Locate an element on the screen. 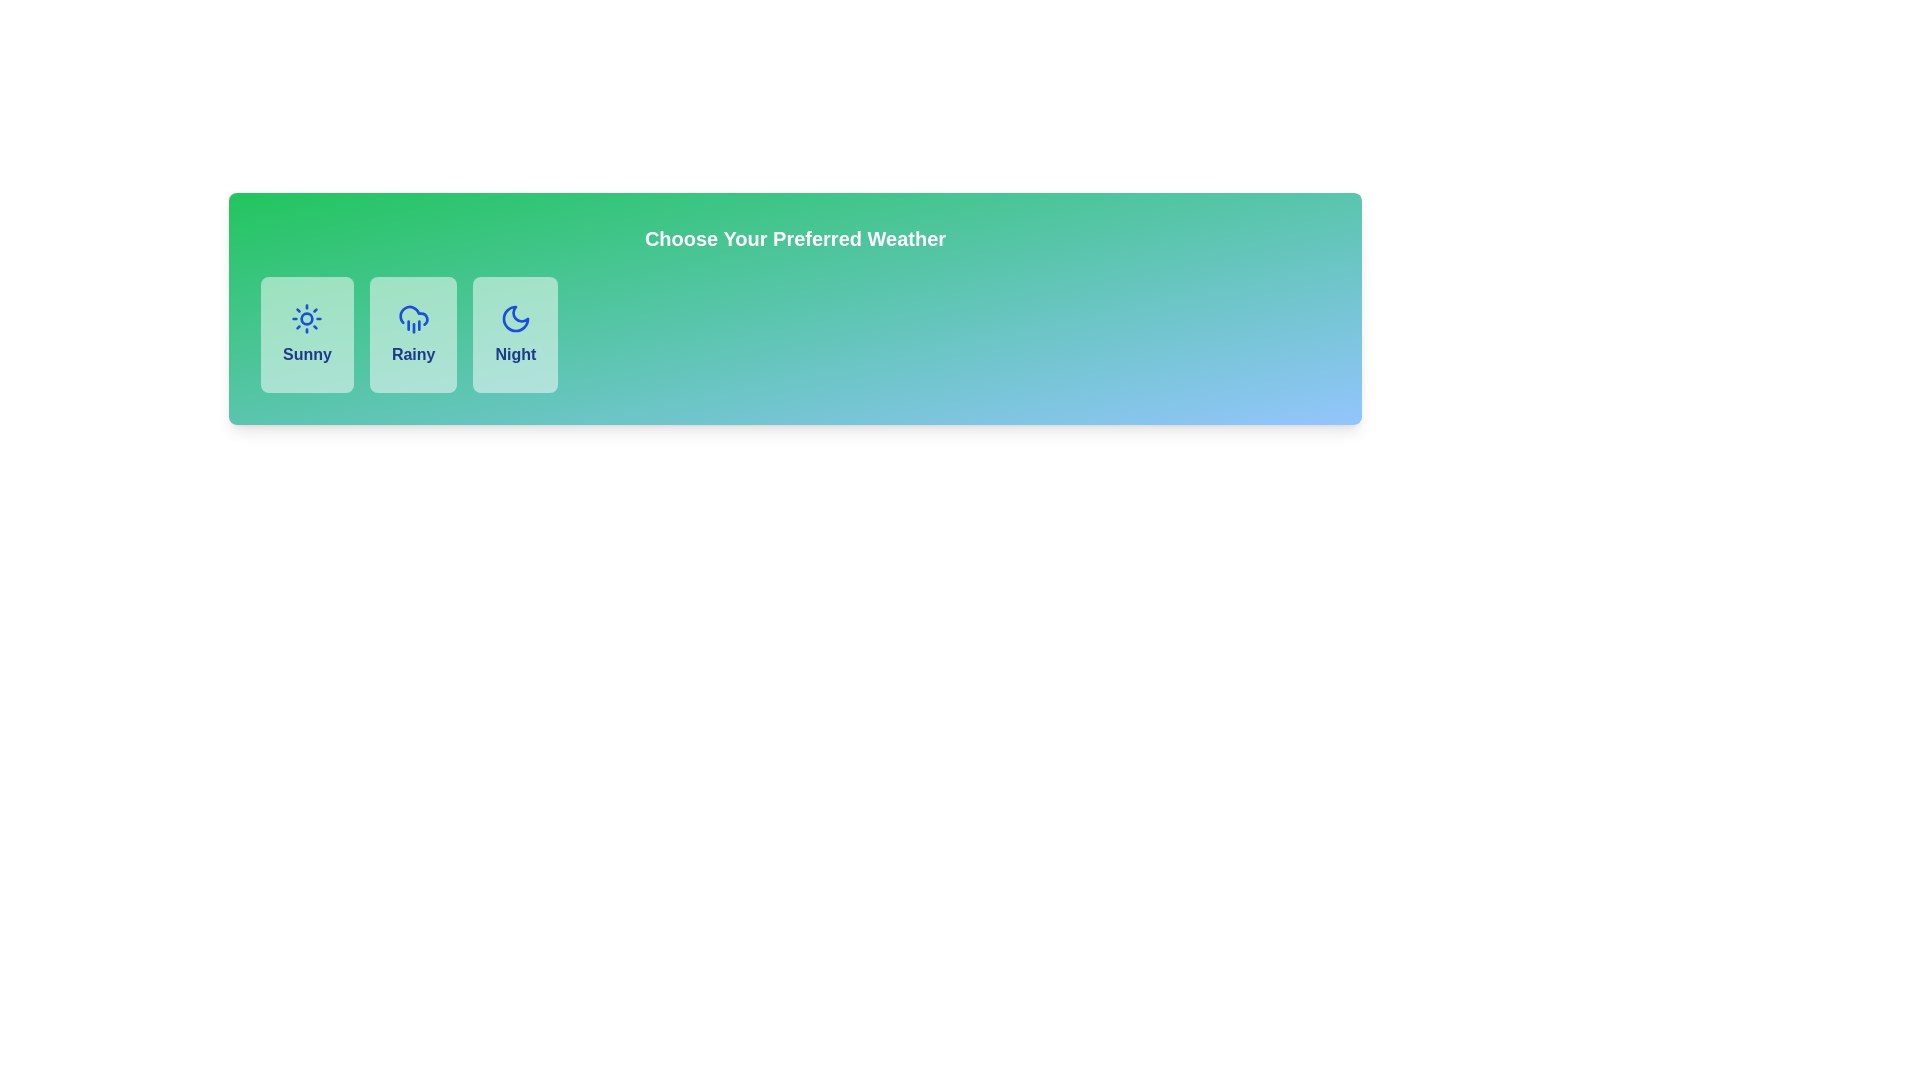  the blue crescent moon icon representing the night mode, which is the third selectable option in the weather-related UI segment is located at coordinates (515, 318).